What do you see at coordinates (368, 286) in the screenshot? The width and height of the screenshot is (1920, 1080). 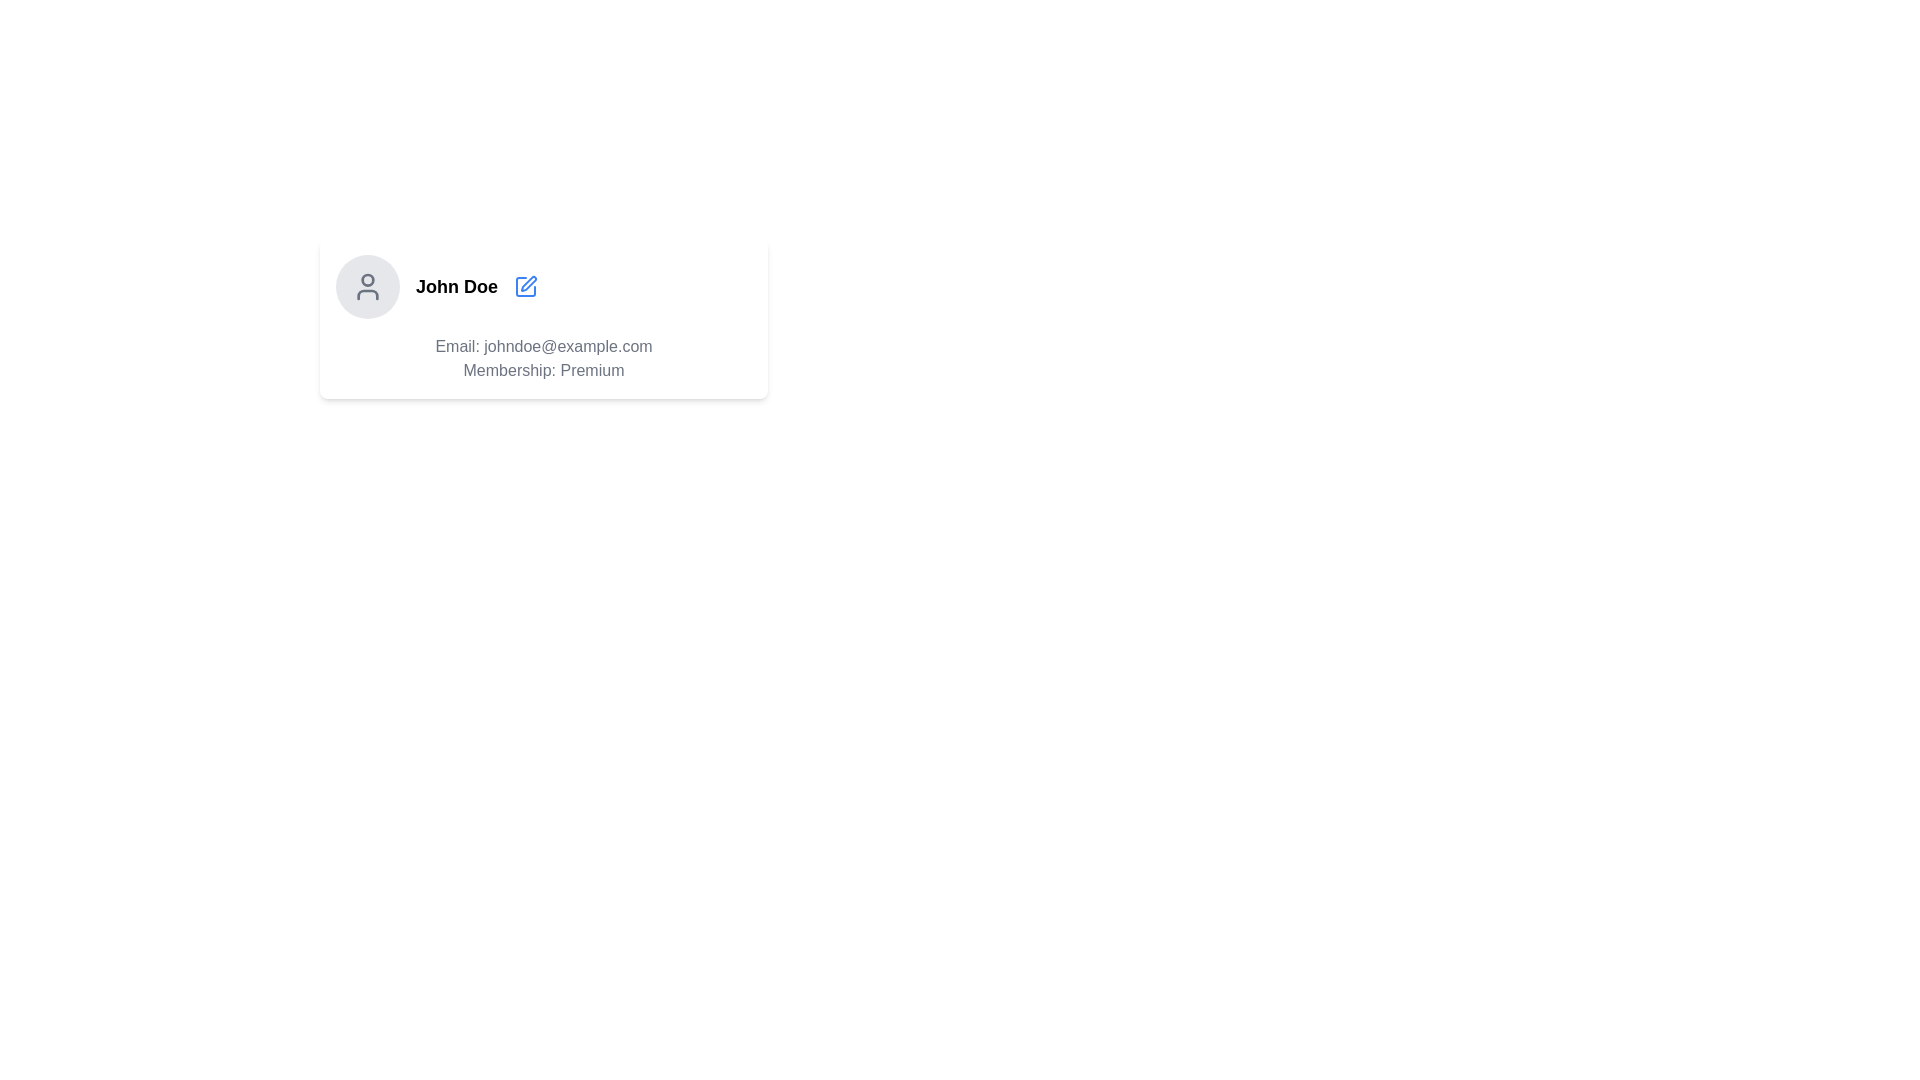 I see `the Profile Avatar Component, which is a circular UI element with a light gray background and a user icon, located to the left of the text 'John Doe'` at bounding box center [368, 286].